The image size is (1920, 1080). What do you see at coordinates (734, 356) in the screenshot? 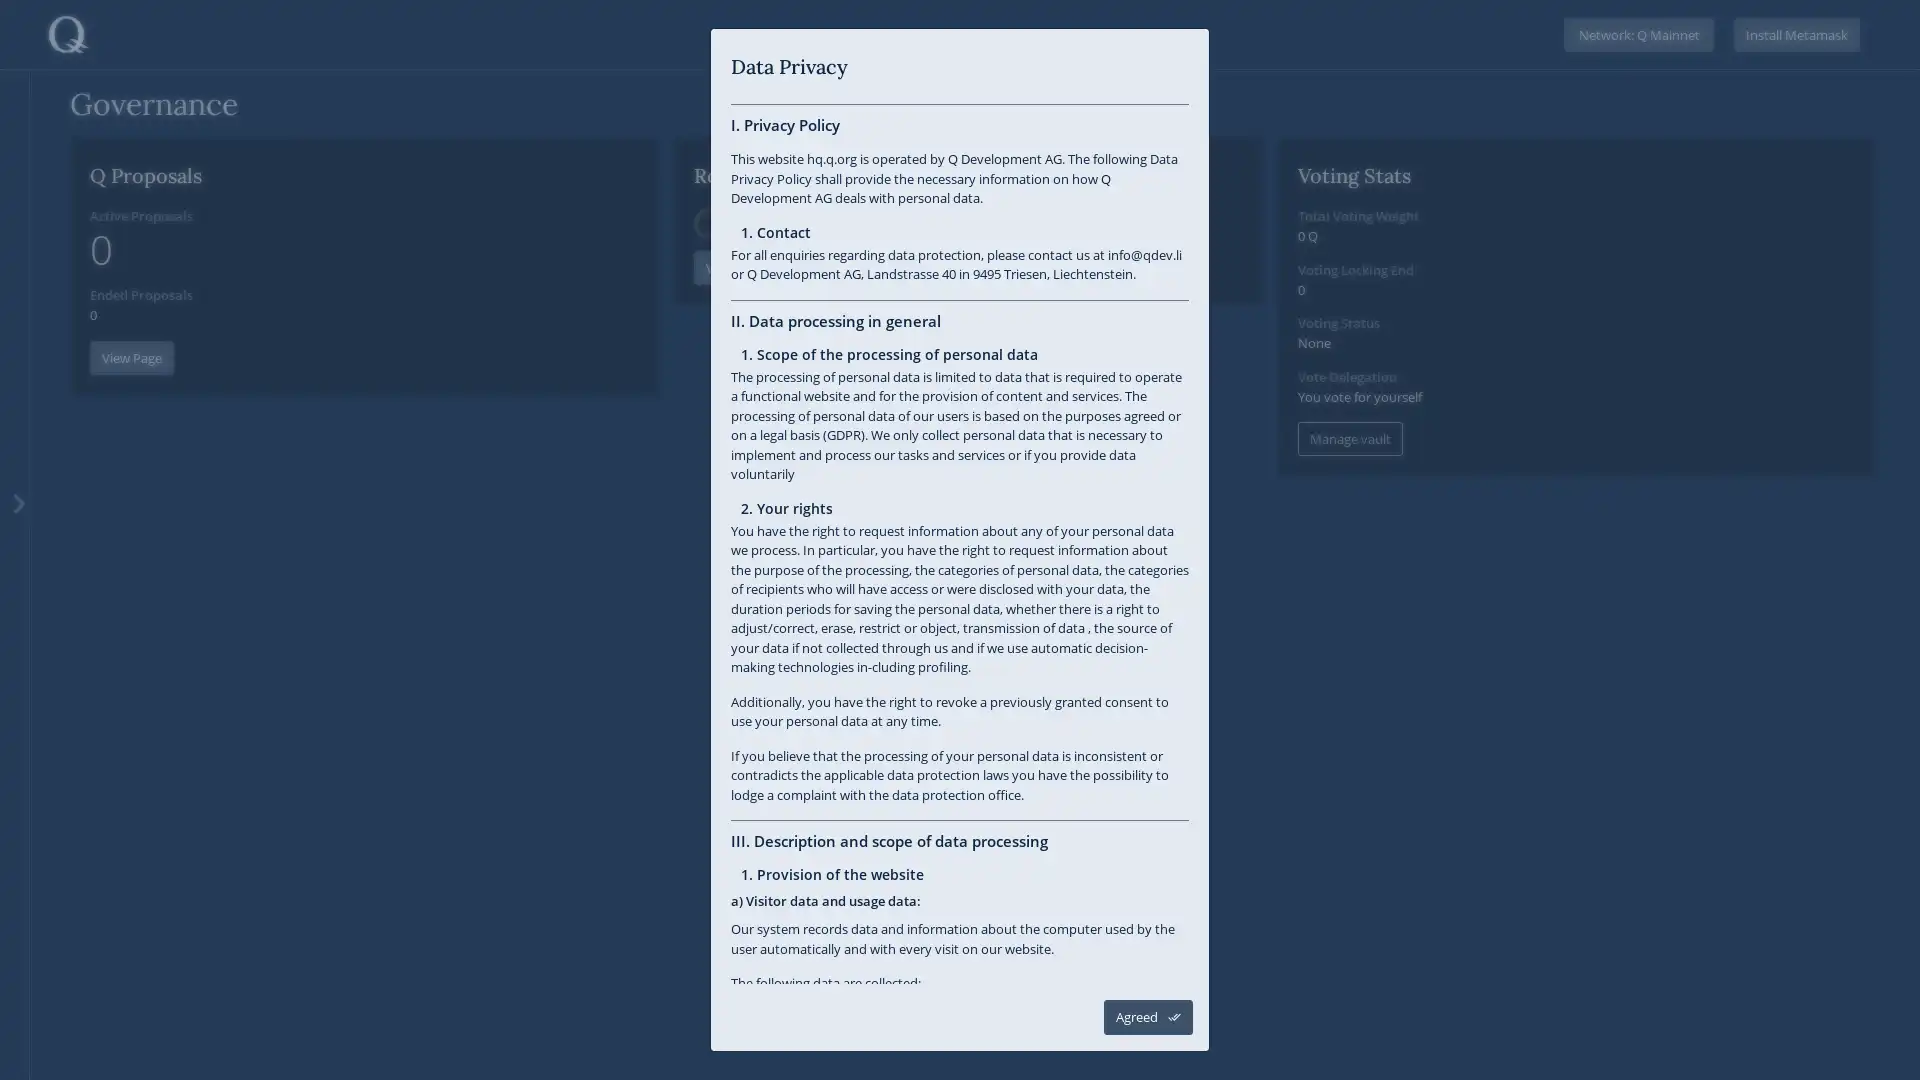
I see `View Page` at bounding box center [734, 356].